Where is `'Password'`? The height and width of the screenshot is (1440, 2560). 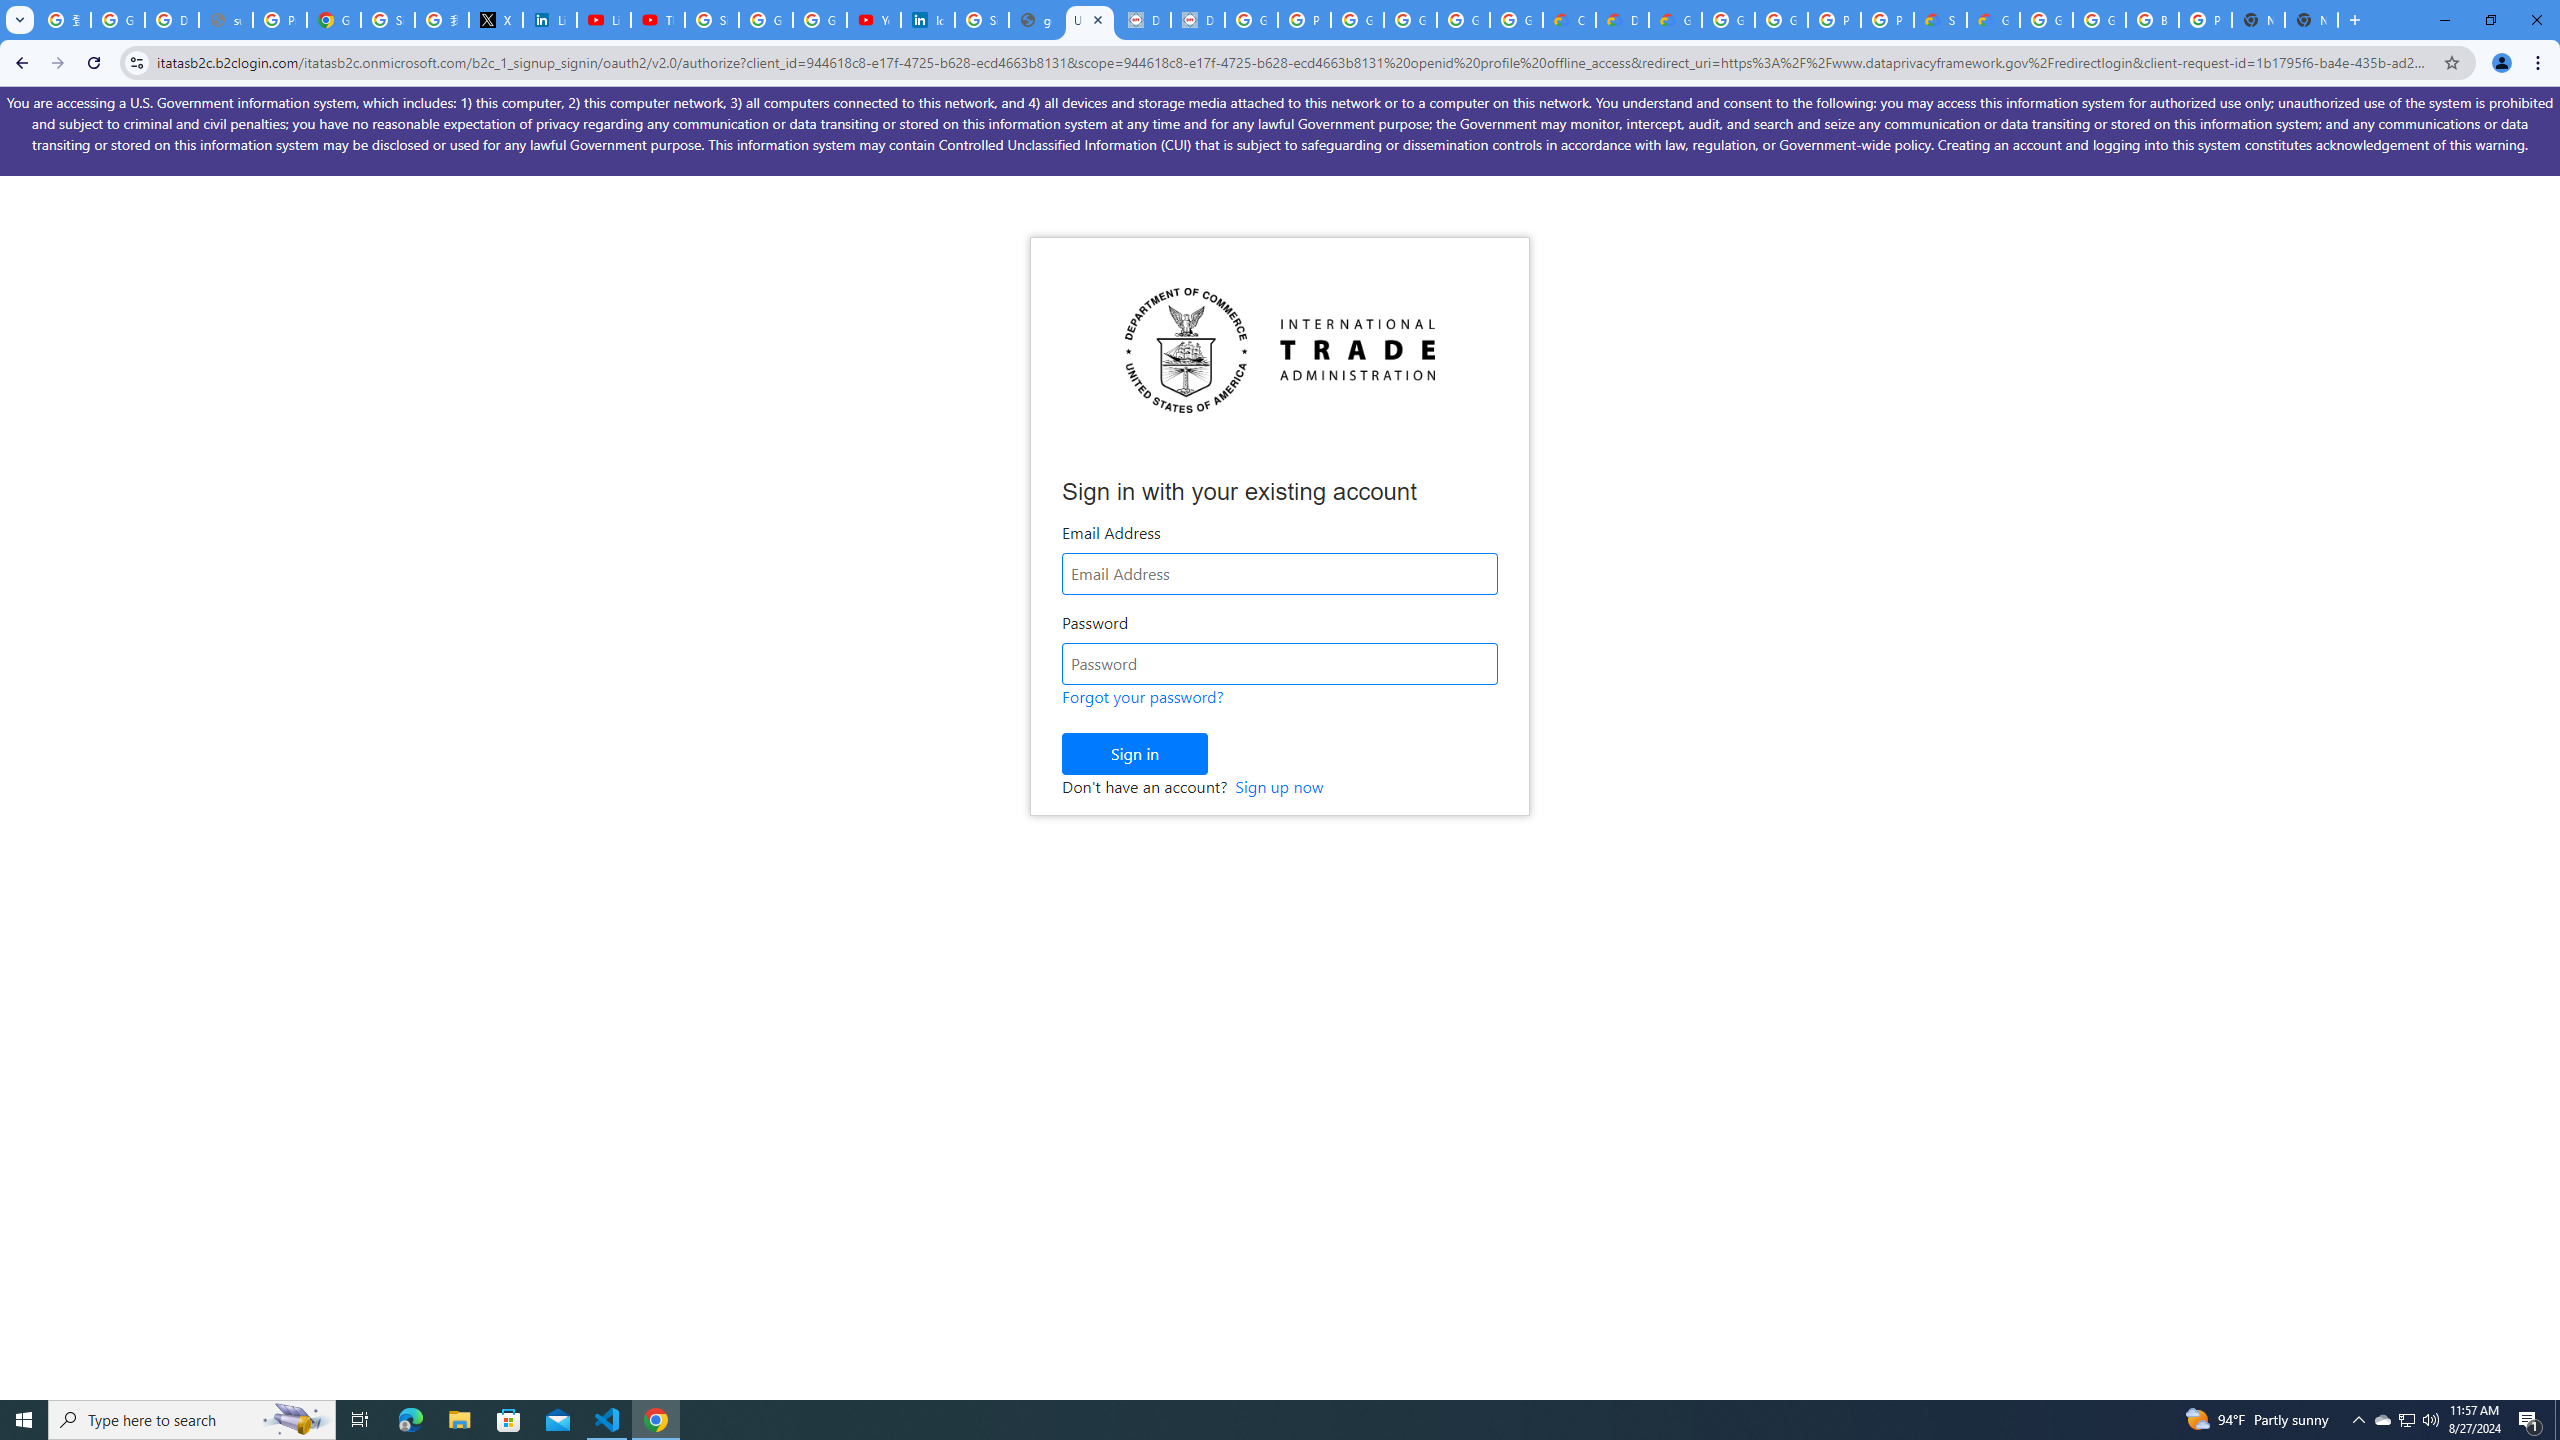
'Password' is located at coordinates (1280, 663).